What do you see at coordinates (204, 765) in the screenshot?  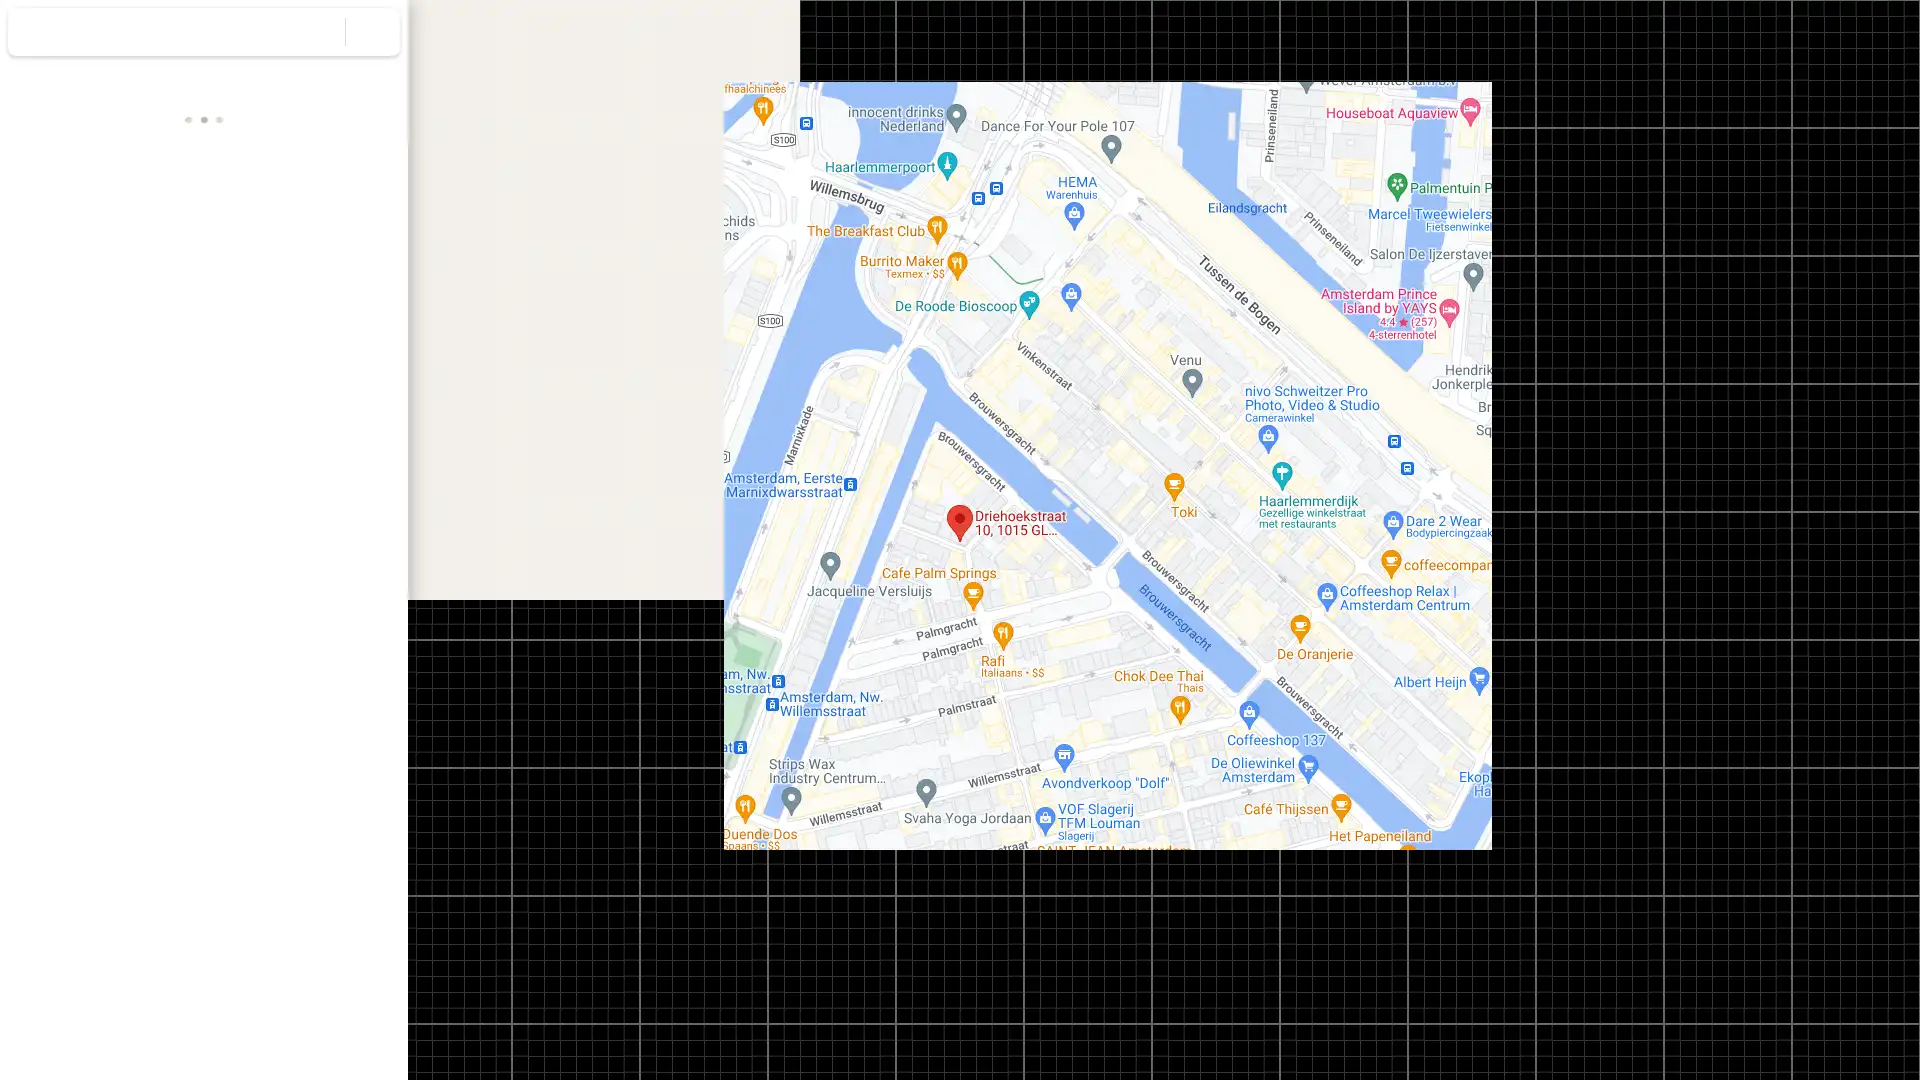 I see `Street View` at bounding box center [204, 765].